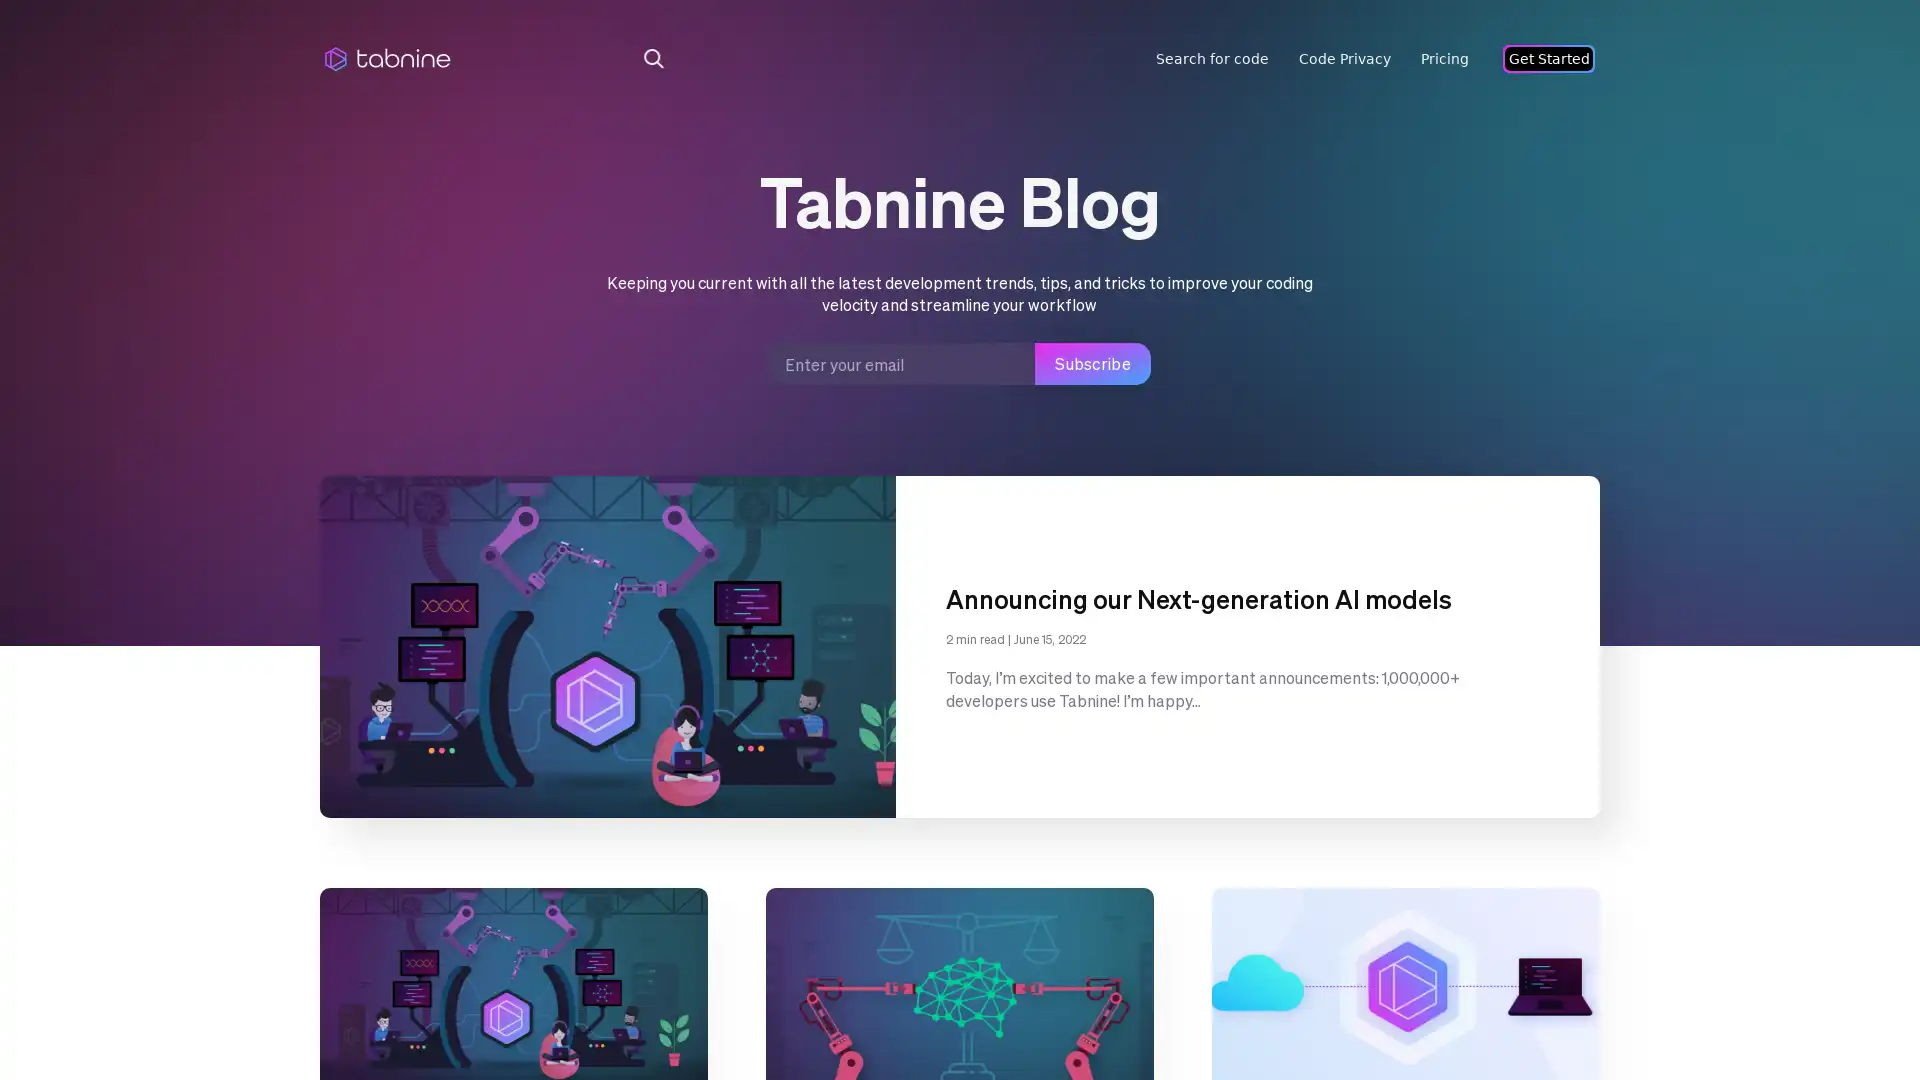  Describe the element at coordinates (1860, 1026) in the screenshot. I see `Open` at that location.